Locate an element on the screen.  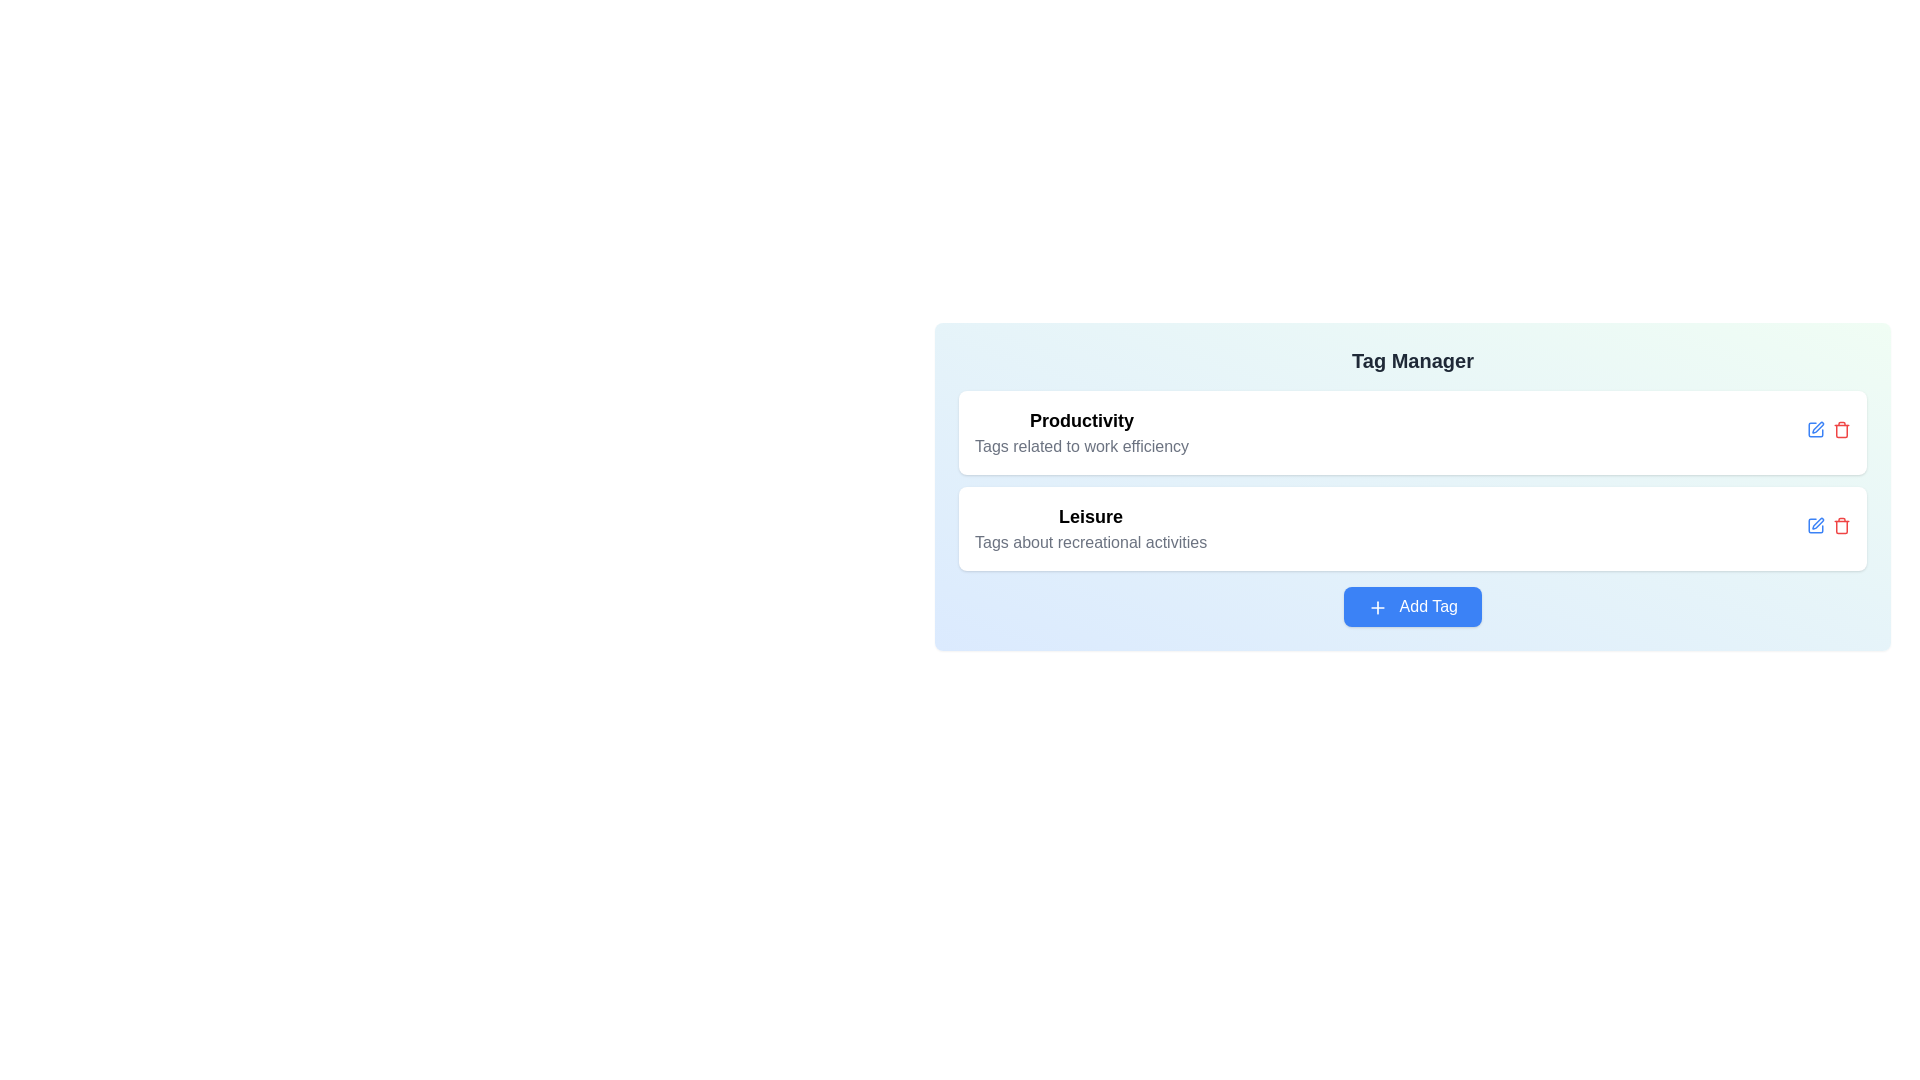
the Icon button that allows modification of the 'Productivity' tag, located on the right side of the row in the 'Tag Manager' interface, before the delete icon is located at coordinates (1815, 428).